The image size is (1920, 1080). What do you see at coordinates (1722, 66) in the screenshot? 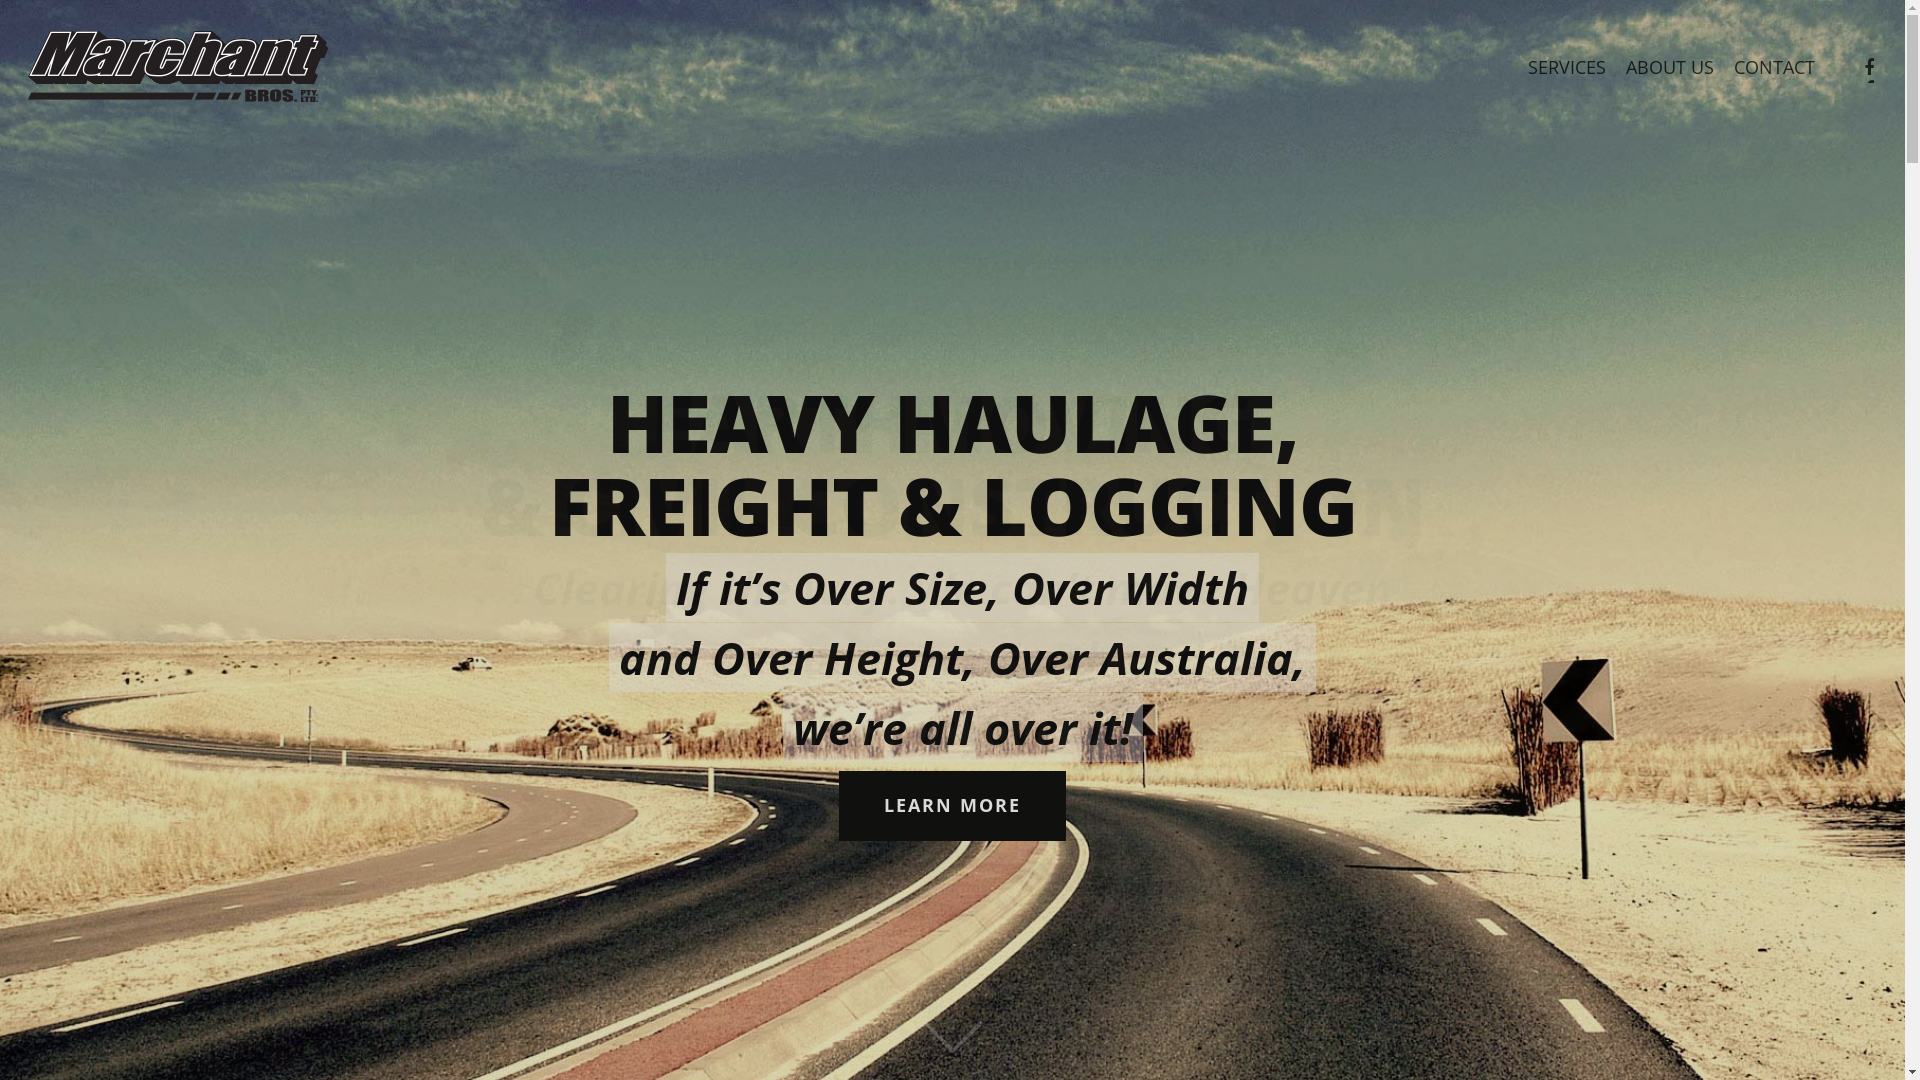
I see `'CONTACT'` at bounding box center [1722, 66].